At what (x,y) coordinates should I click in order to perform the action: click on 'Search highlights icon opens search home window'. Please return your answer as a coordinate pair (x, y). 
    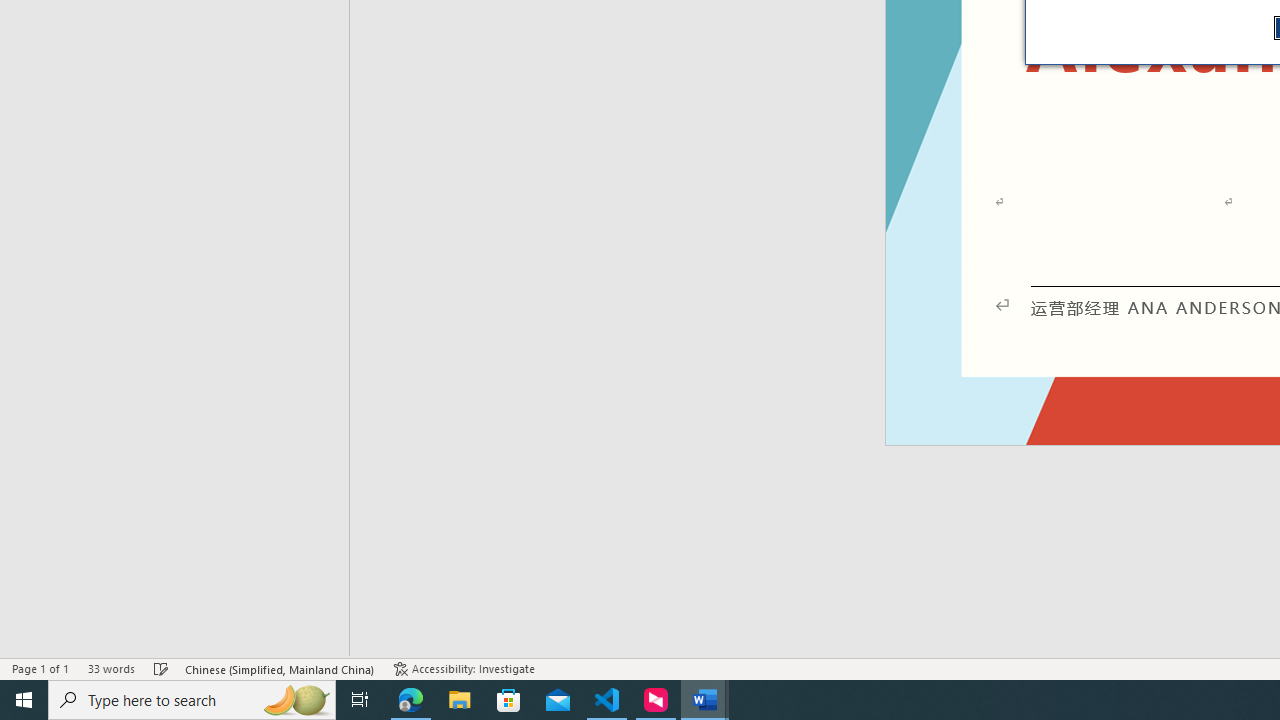
    Looking at the image, I should click on (294, 698).